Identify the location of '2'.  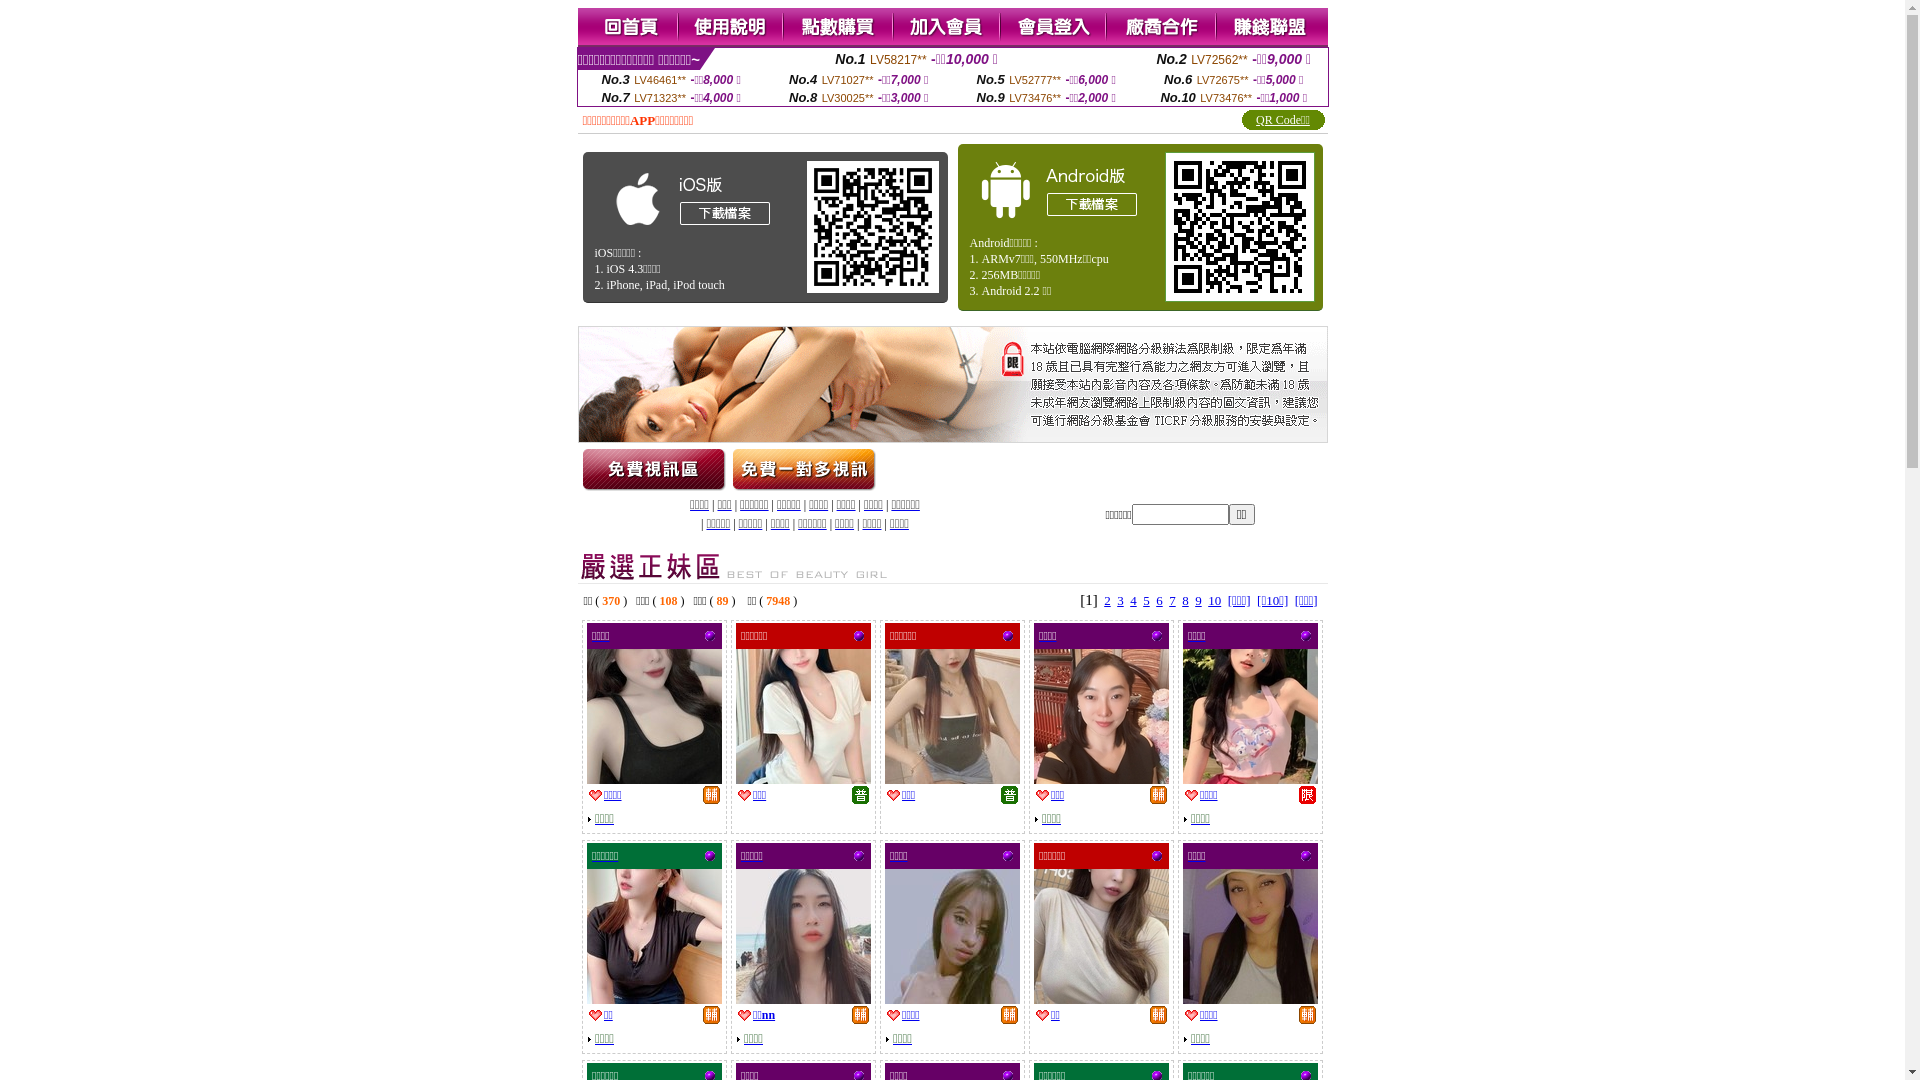
(1103, 599).